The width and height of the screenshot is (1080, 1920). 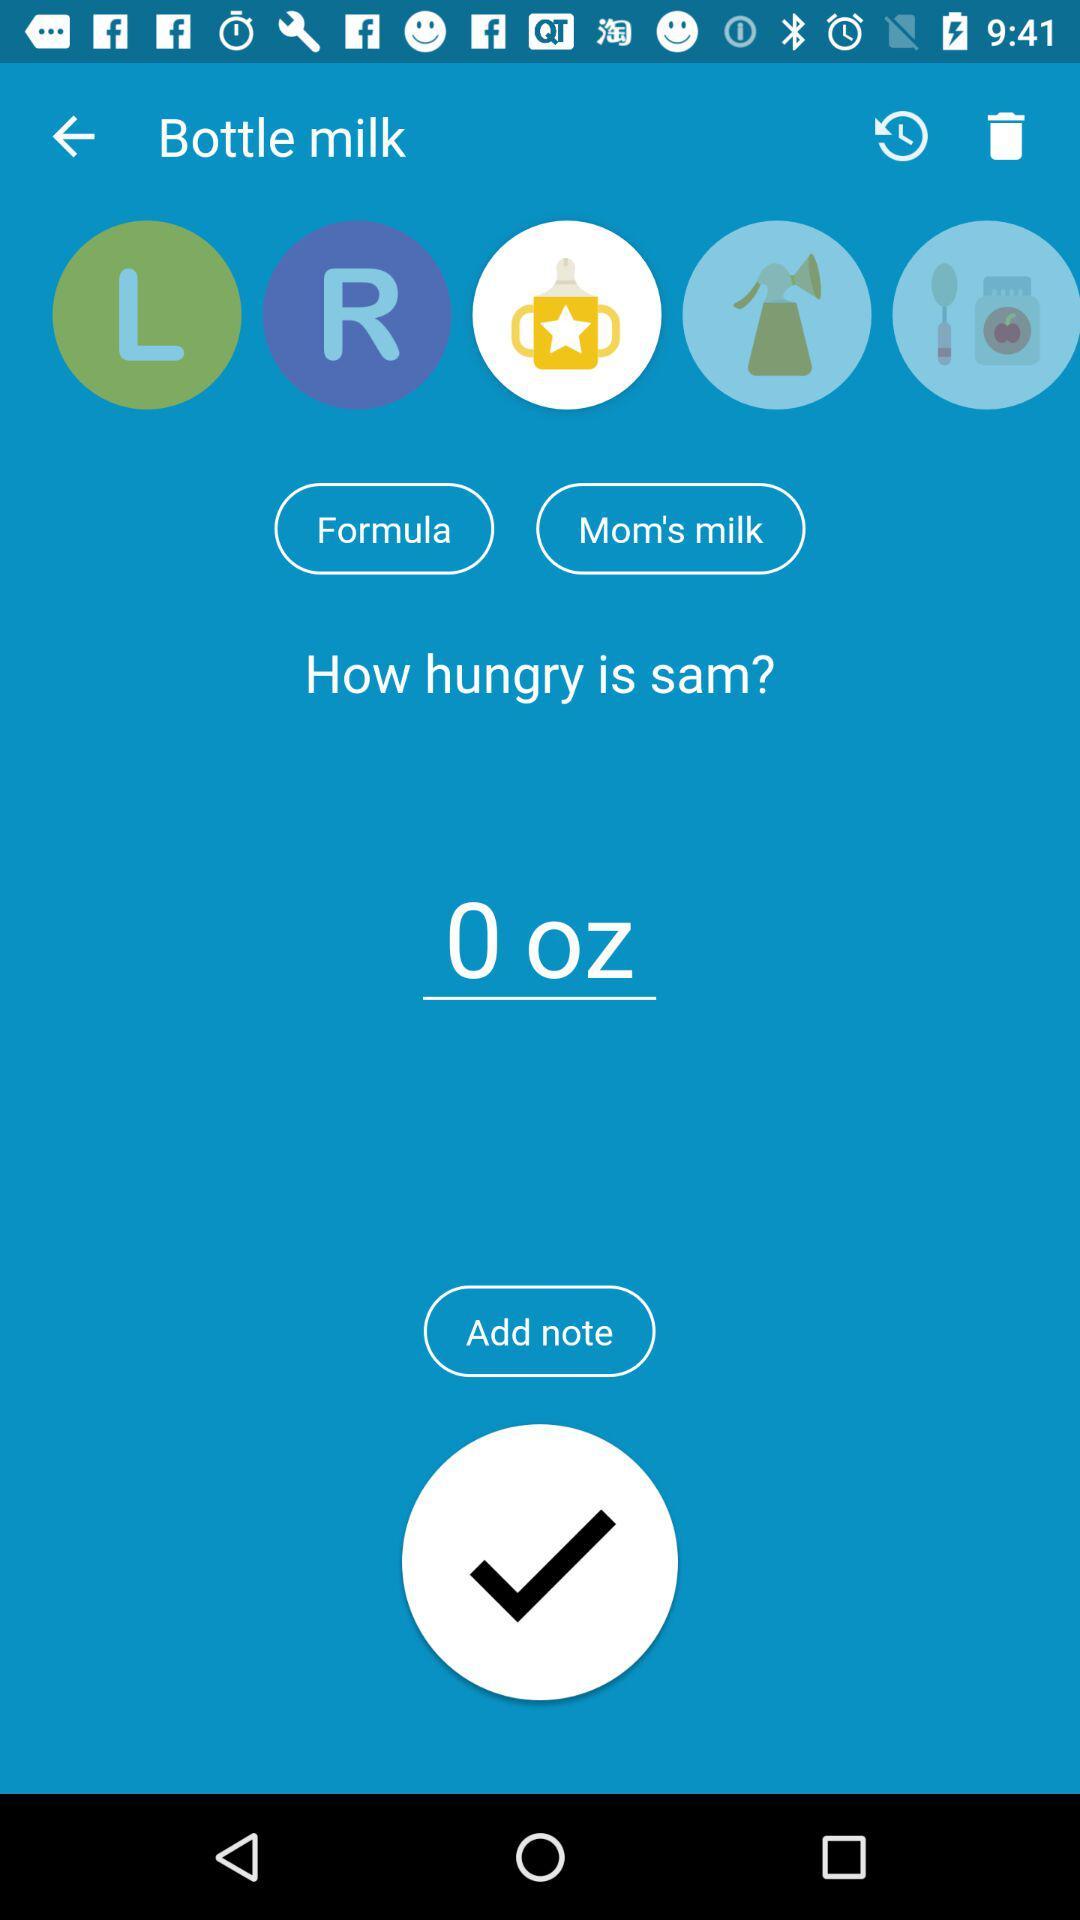 What do you see at coordinates (72, 135) in the screenshot?
I see `the app next to bottle milk` at bounding box center [72, 135].